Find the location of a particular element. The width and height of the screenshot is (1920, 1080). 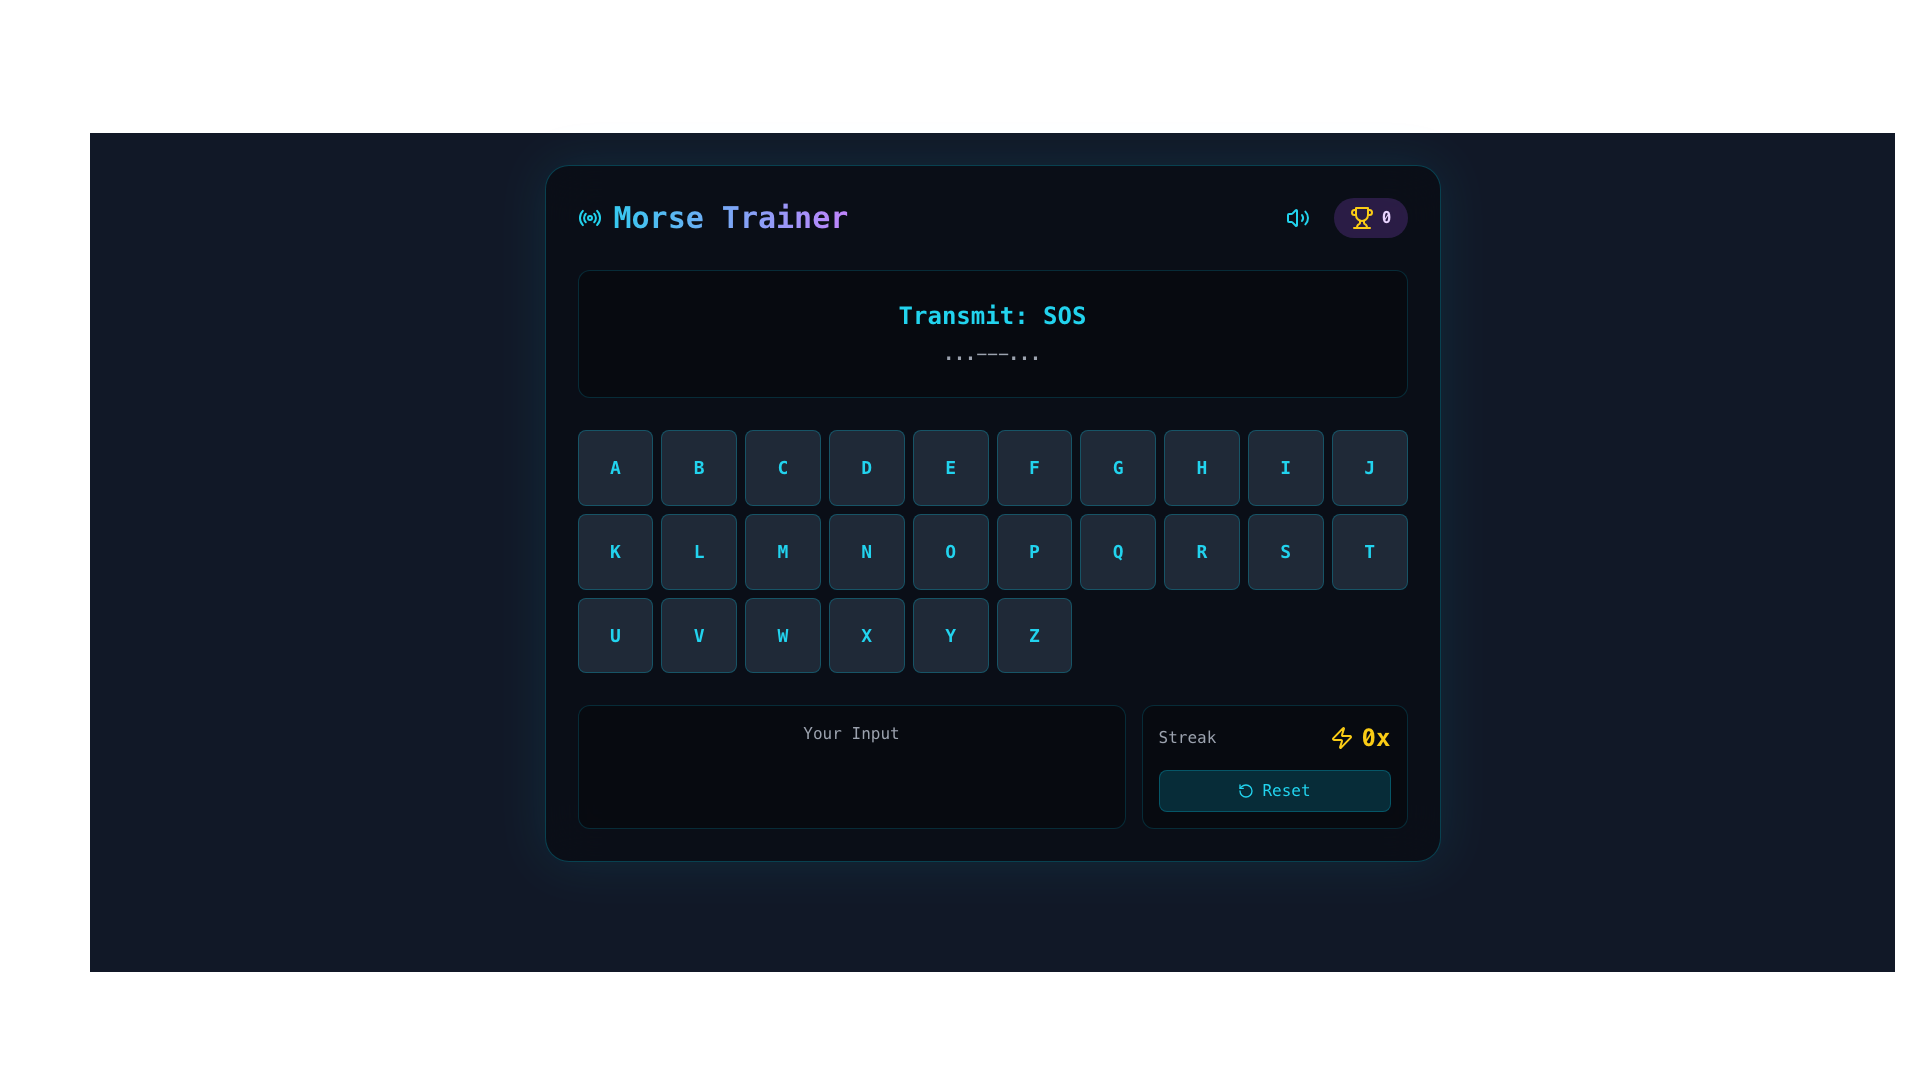

the interactive button for selecting the 'W' character, which is located in the last row and third column of the grid, adjacent to 'V' on the left and 'X' on the right is located at coordinates (781, 635).